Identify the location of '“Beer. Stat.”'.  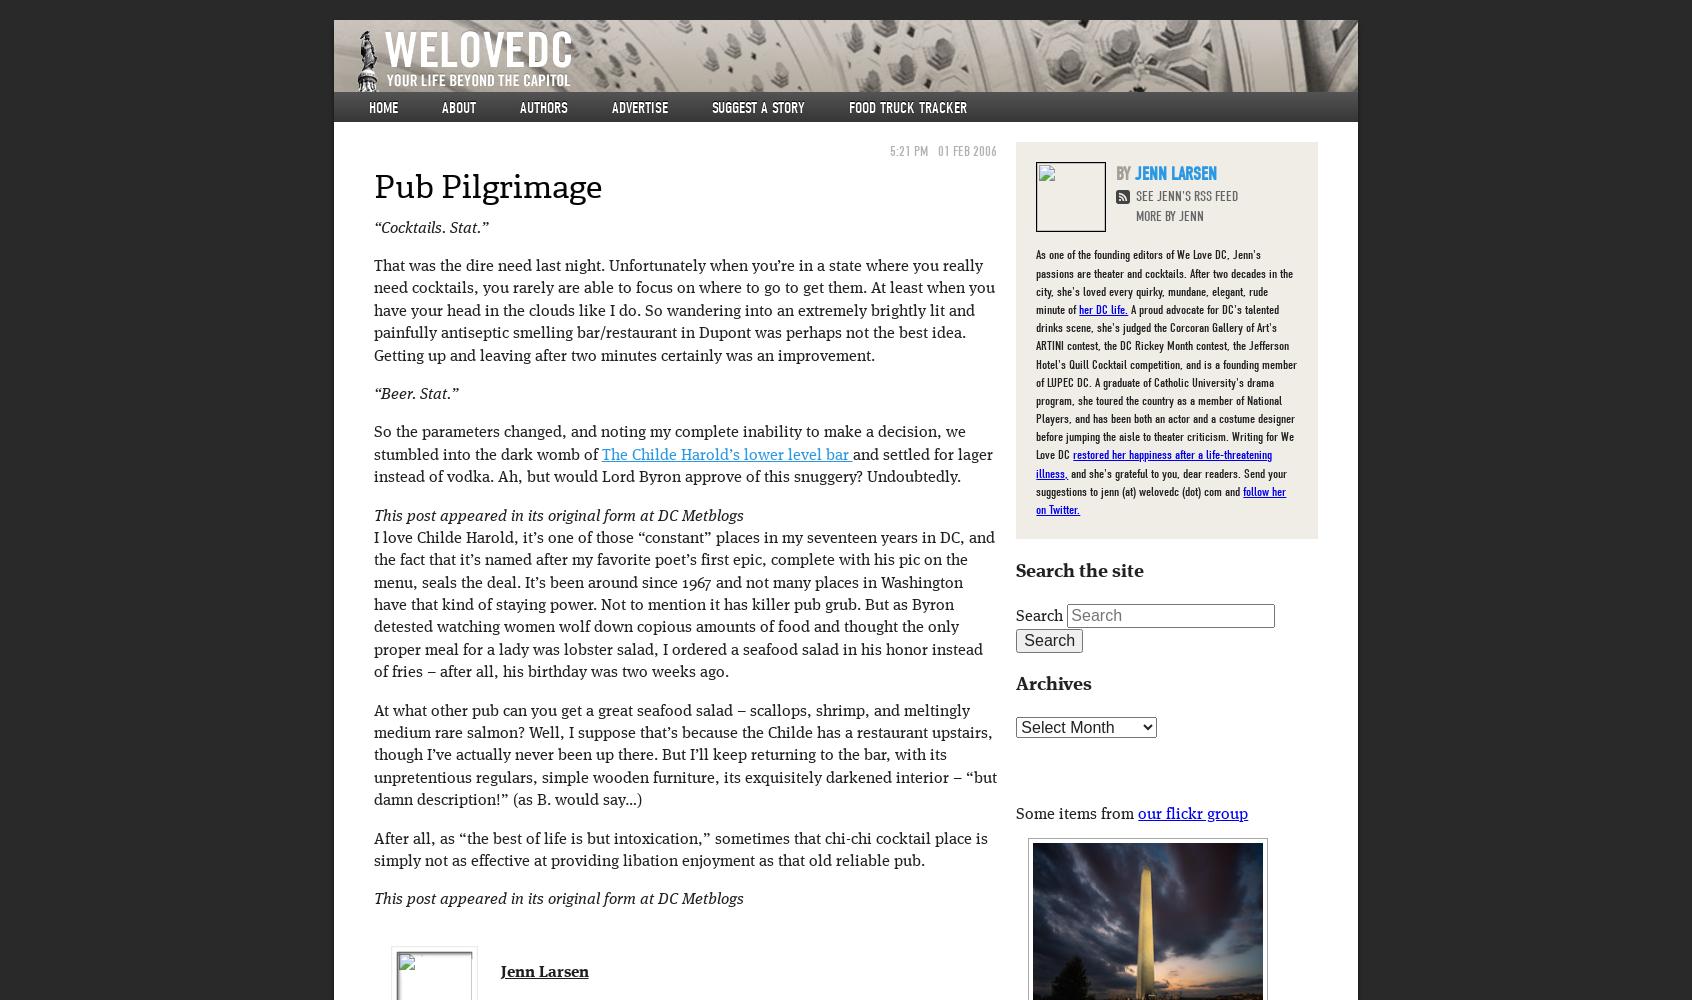
(372, 394).